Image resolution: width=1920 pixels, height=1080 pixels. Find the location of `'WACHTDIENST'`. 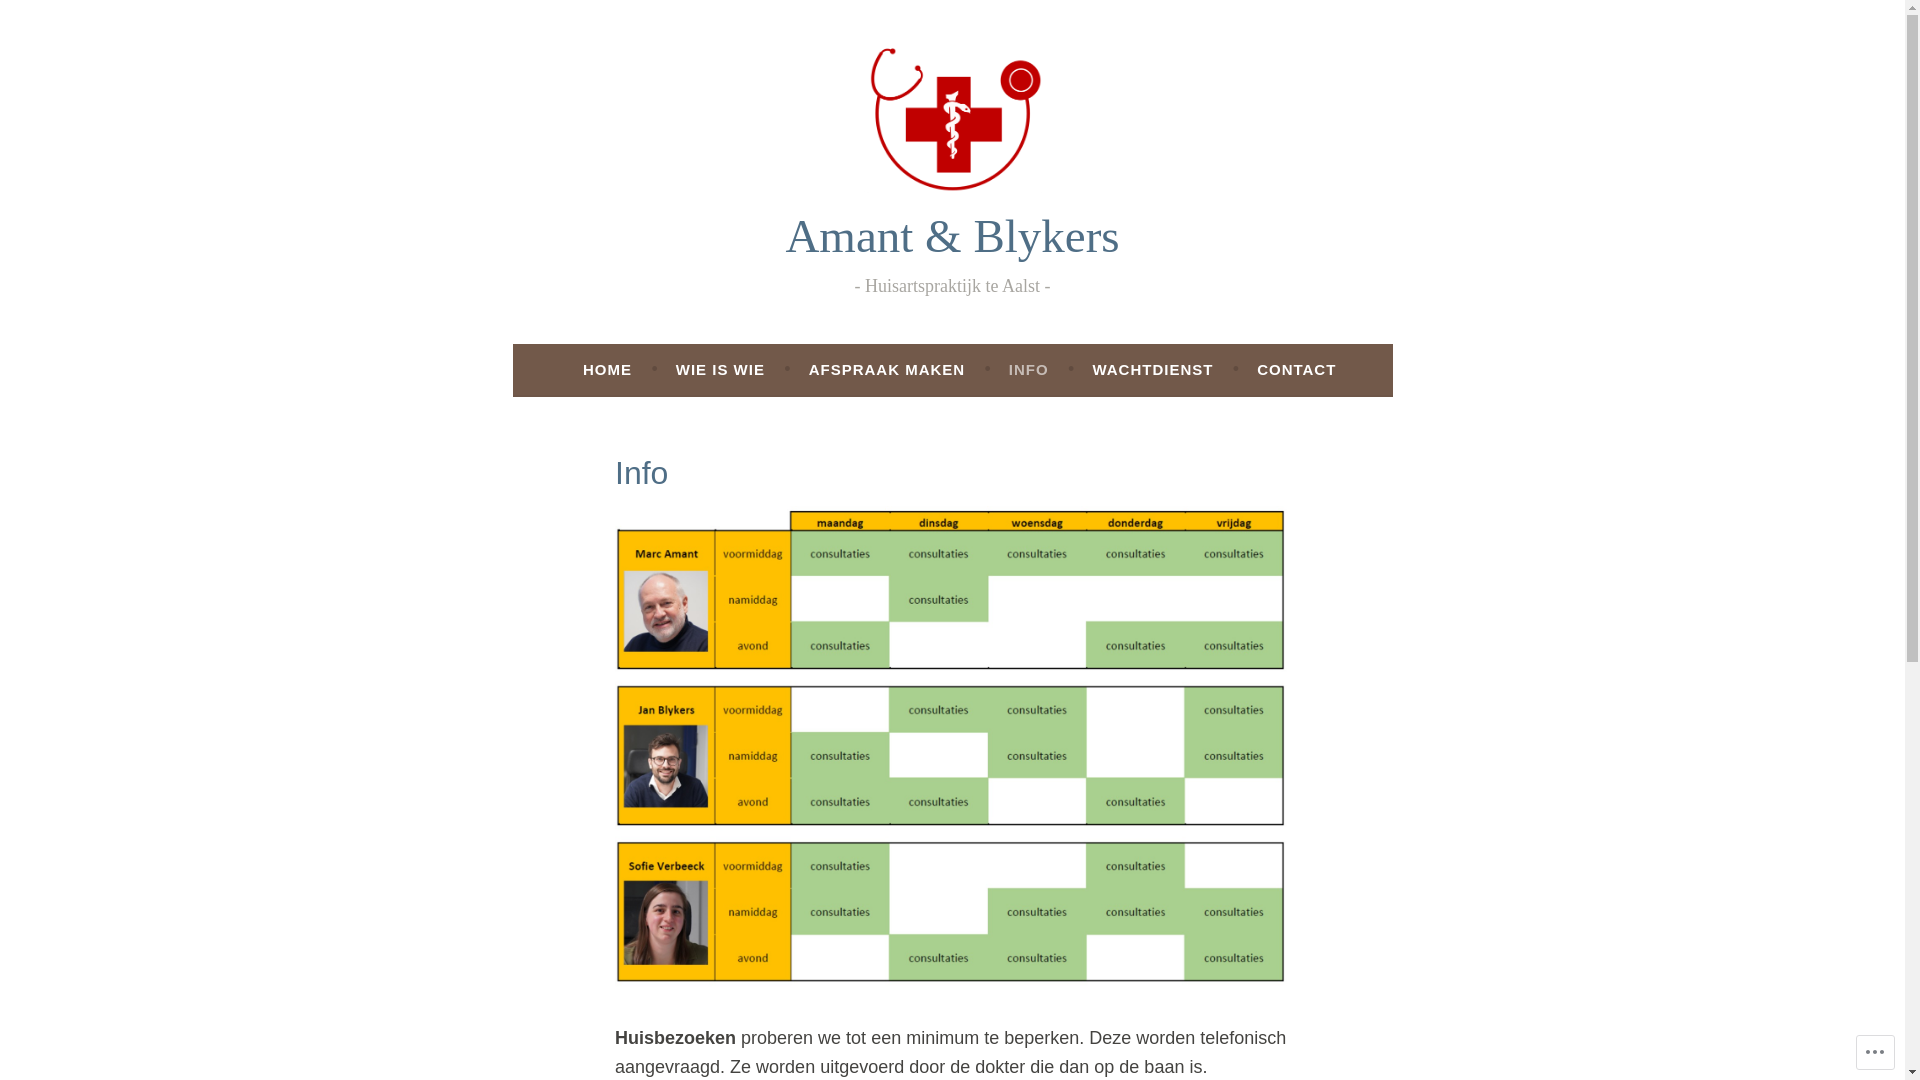

'WACHTDIENST' is located at coordinates (1152, 370).